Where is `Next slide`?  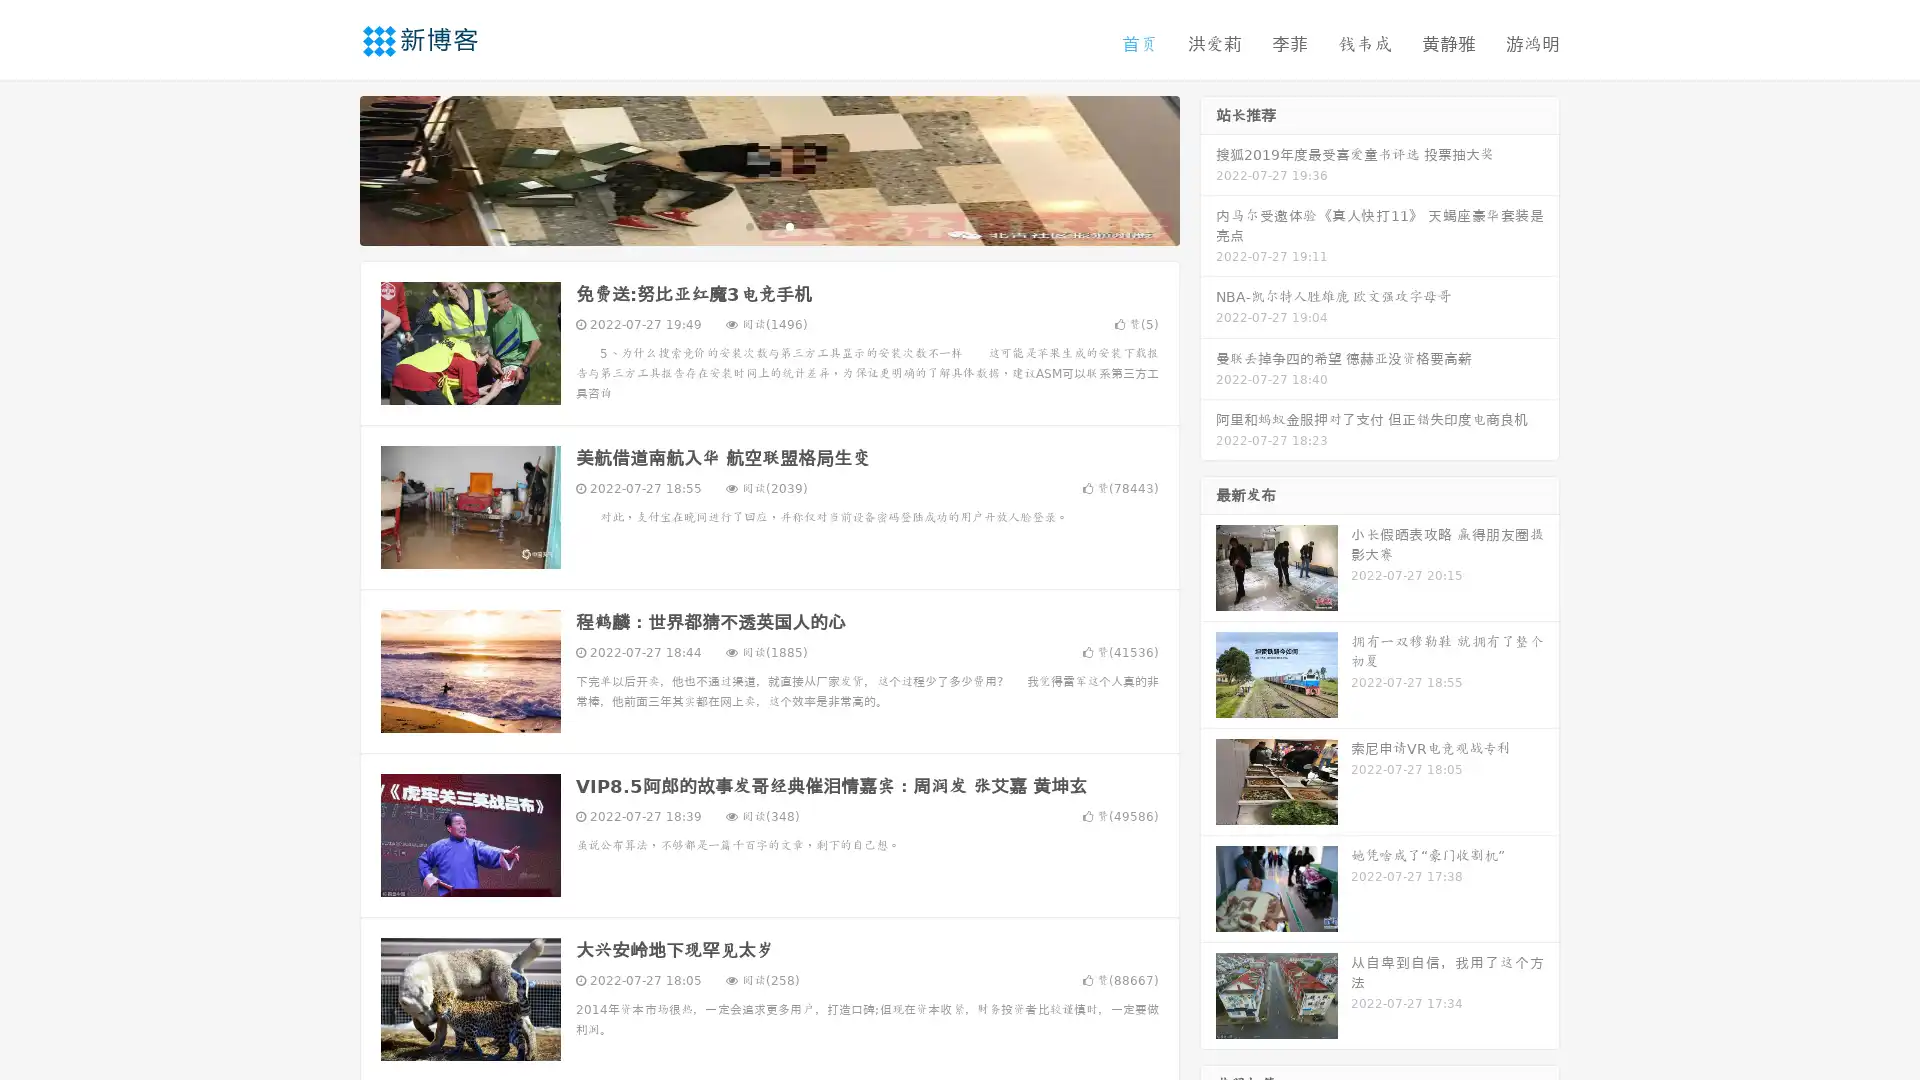
Next slide is located at coordinates (1208, 168).